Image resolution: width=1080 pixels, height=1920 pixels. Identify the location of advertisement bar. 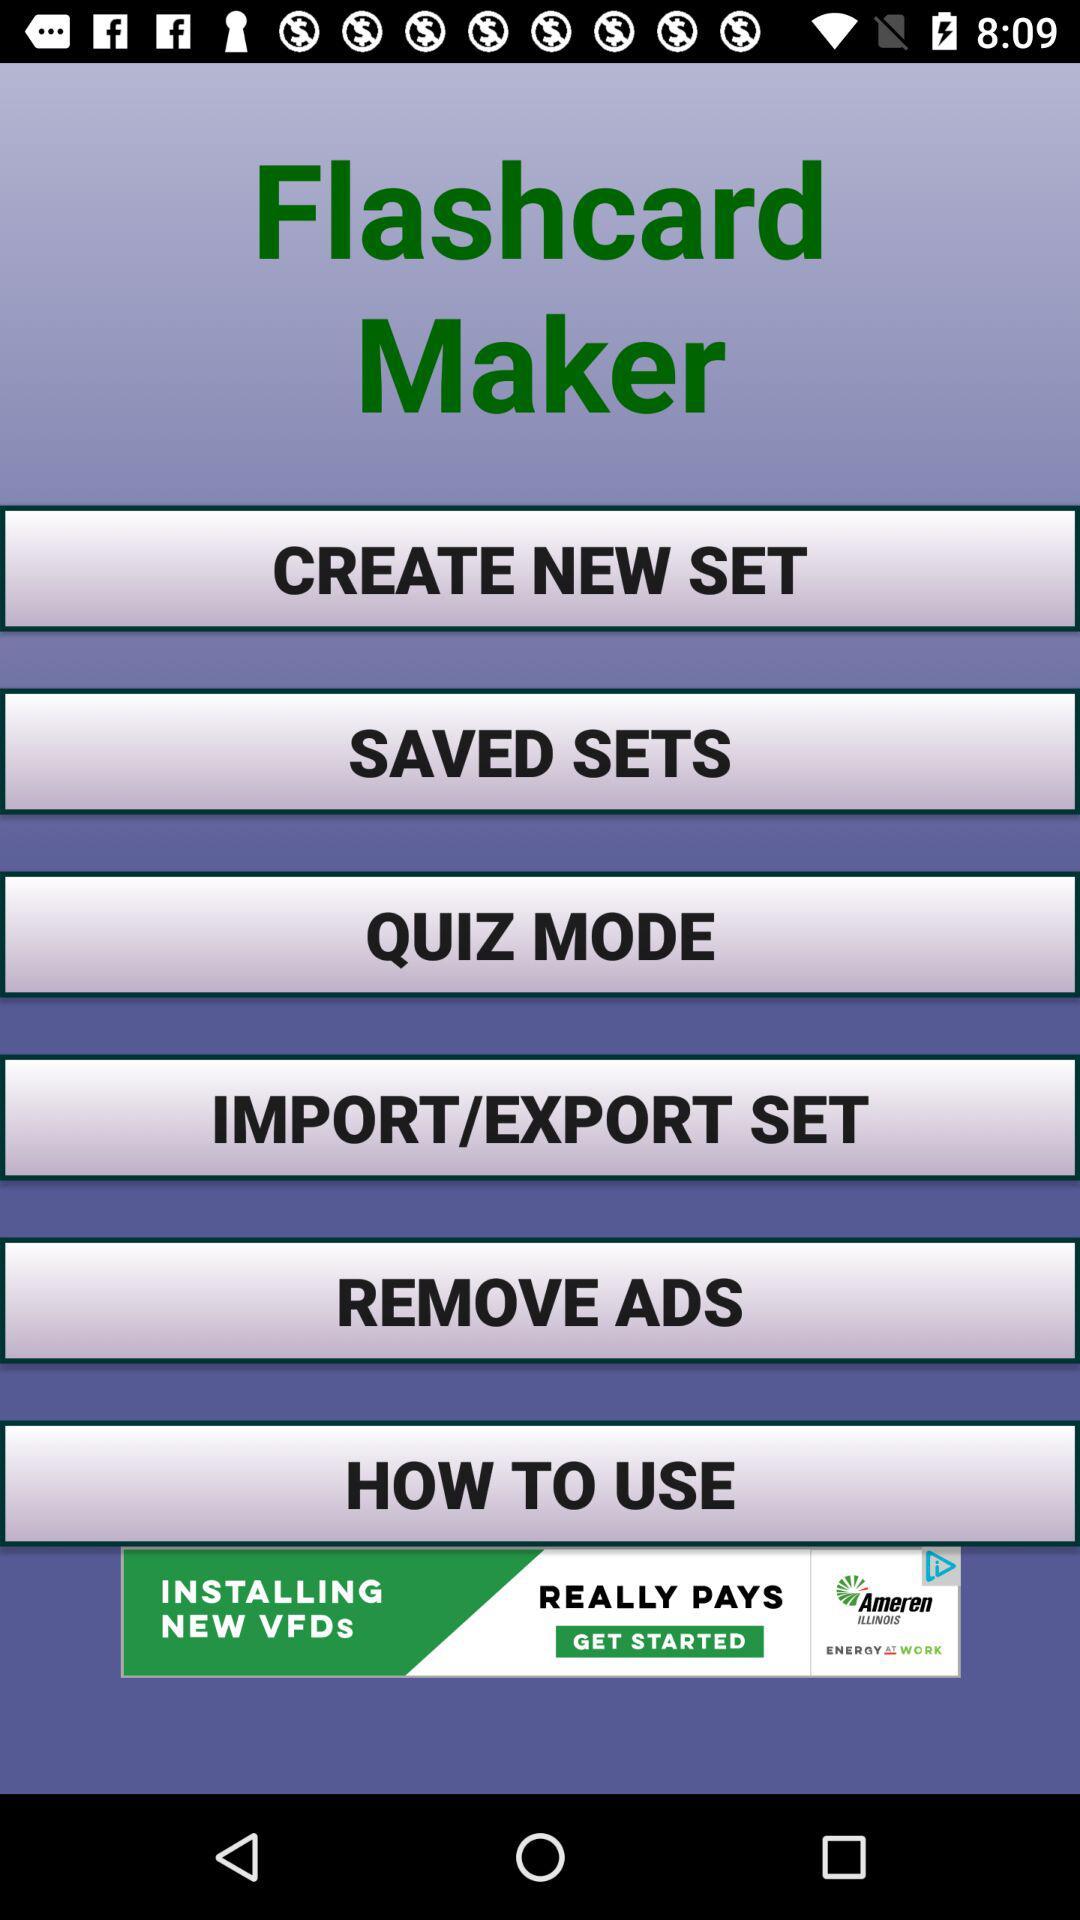
(540, 1612).